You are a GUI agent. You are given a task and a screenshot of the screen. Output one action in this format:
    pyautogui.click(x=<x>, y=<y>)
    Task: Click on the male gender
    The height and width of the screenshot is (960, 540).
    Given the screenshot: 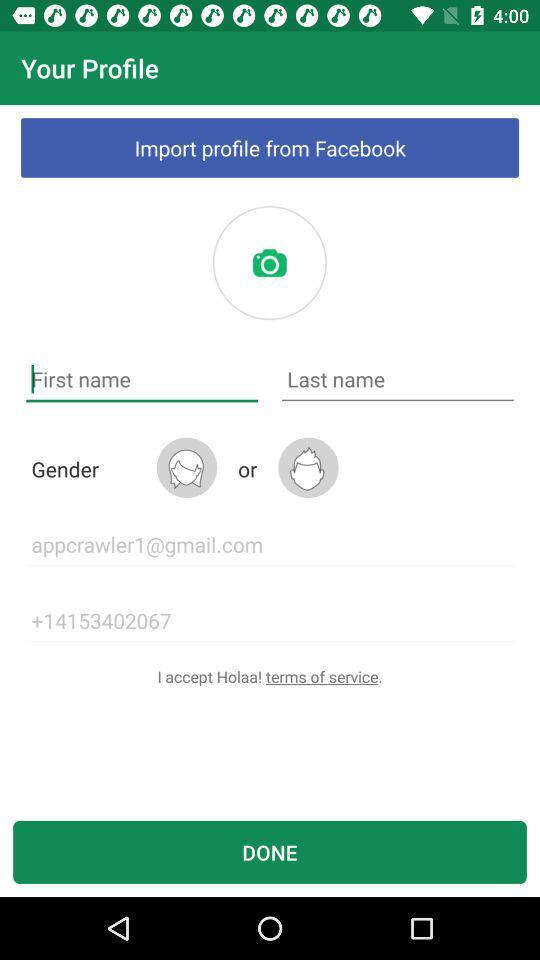 What is the action you would take?
    pyautogui.click(x=308, y=467)
    